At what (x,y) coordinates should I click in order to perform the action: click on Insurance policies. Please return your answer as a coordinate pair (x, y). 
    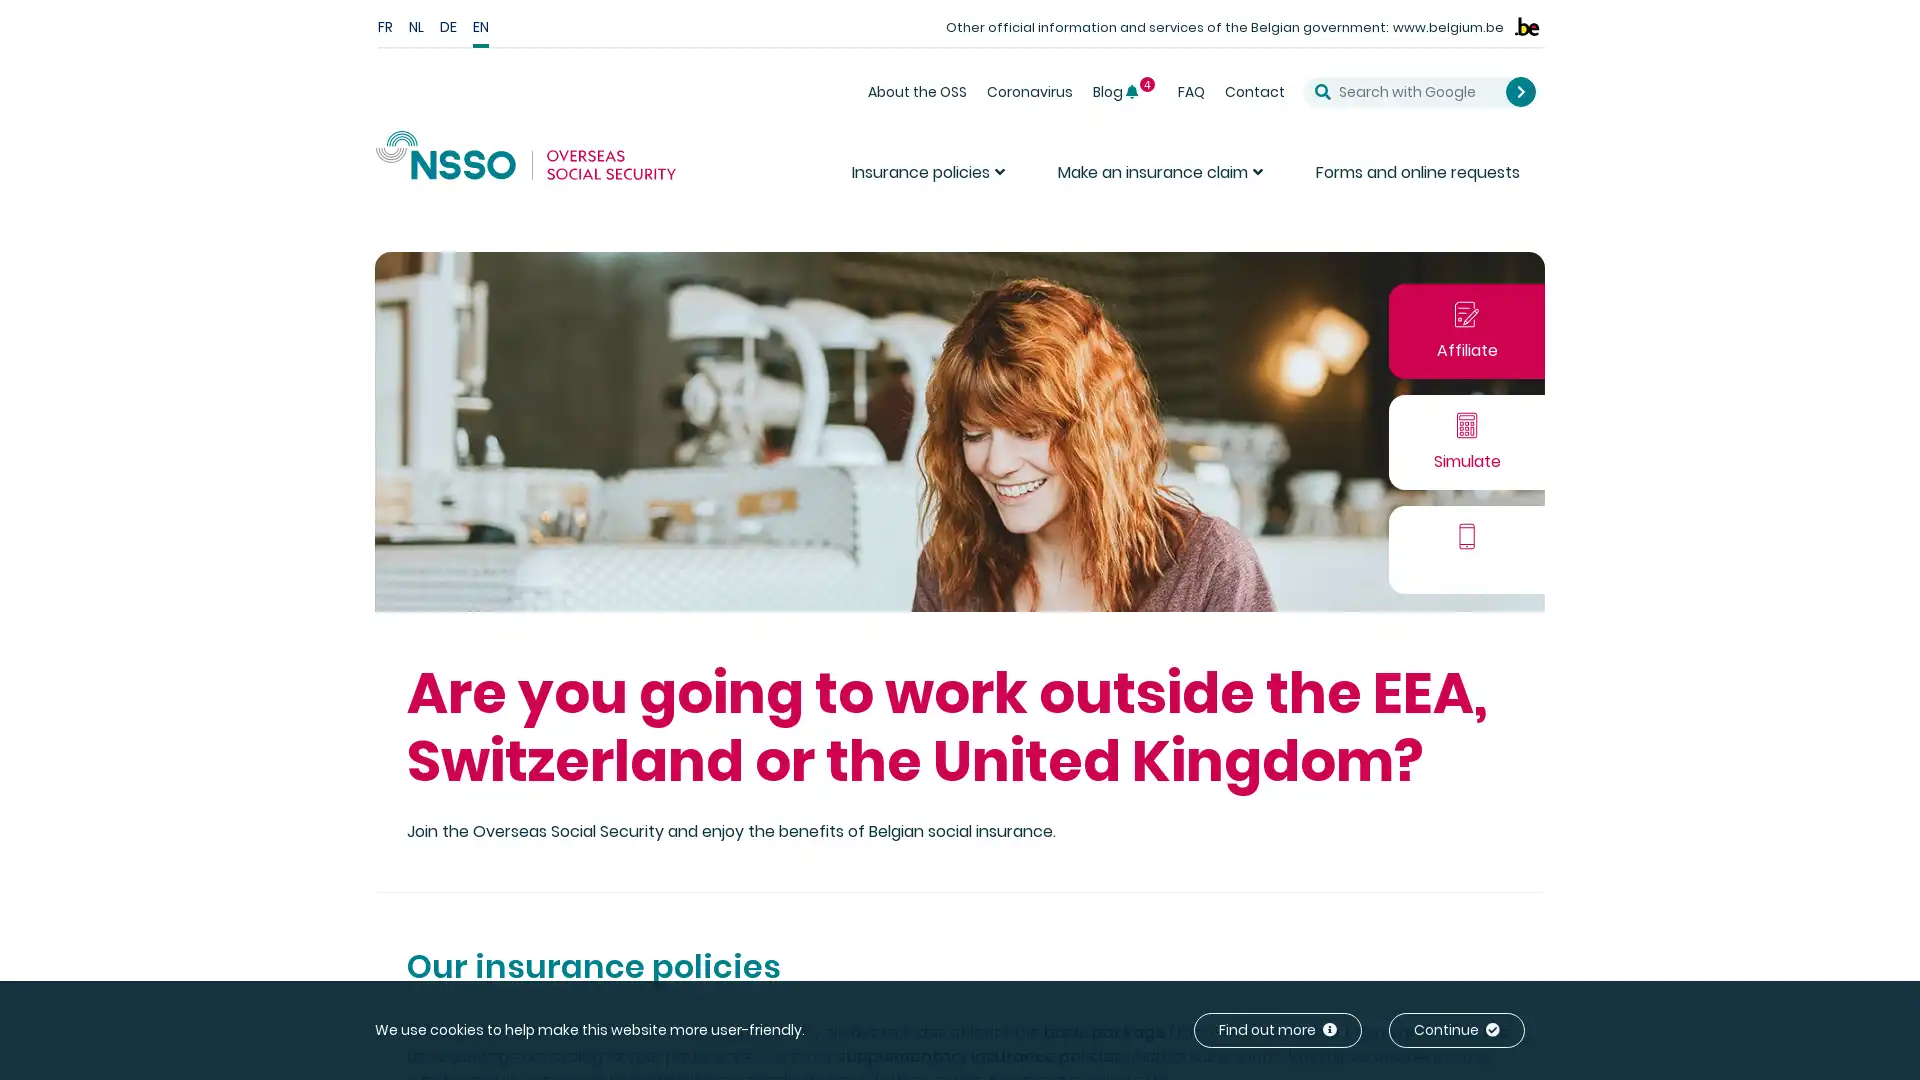
    Looking at the image, I should click on (930, 180).